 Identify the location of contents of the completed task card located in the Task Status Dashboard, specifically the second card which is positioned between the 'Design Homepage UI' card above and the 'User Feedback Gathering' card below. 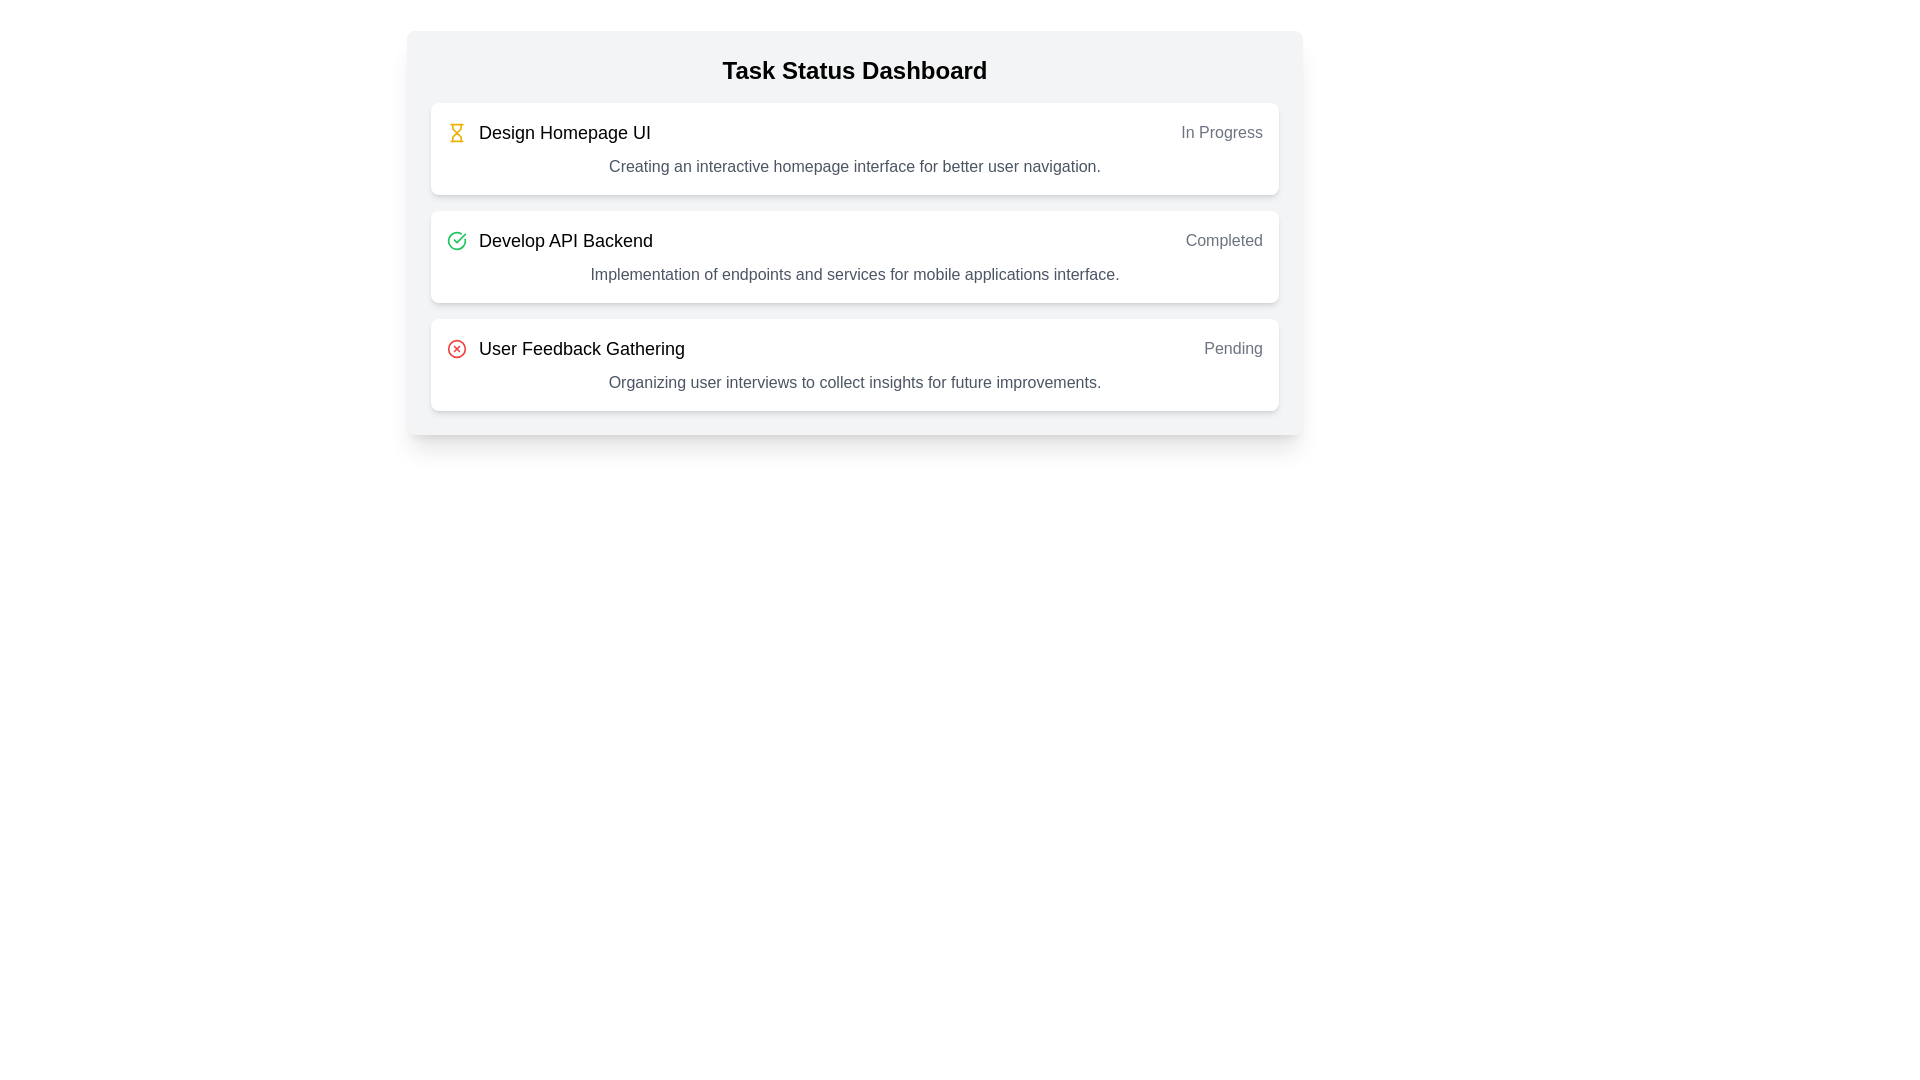
(854, 256).